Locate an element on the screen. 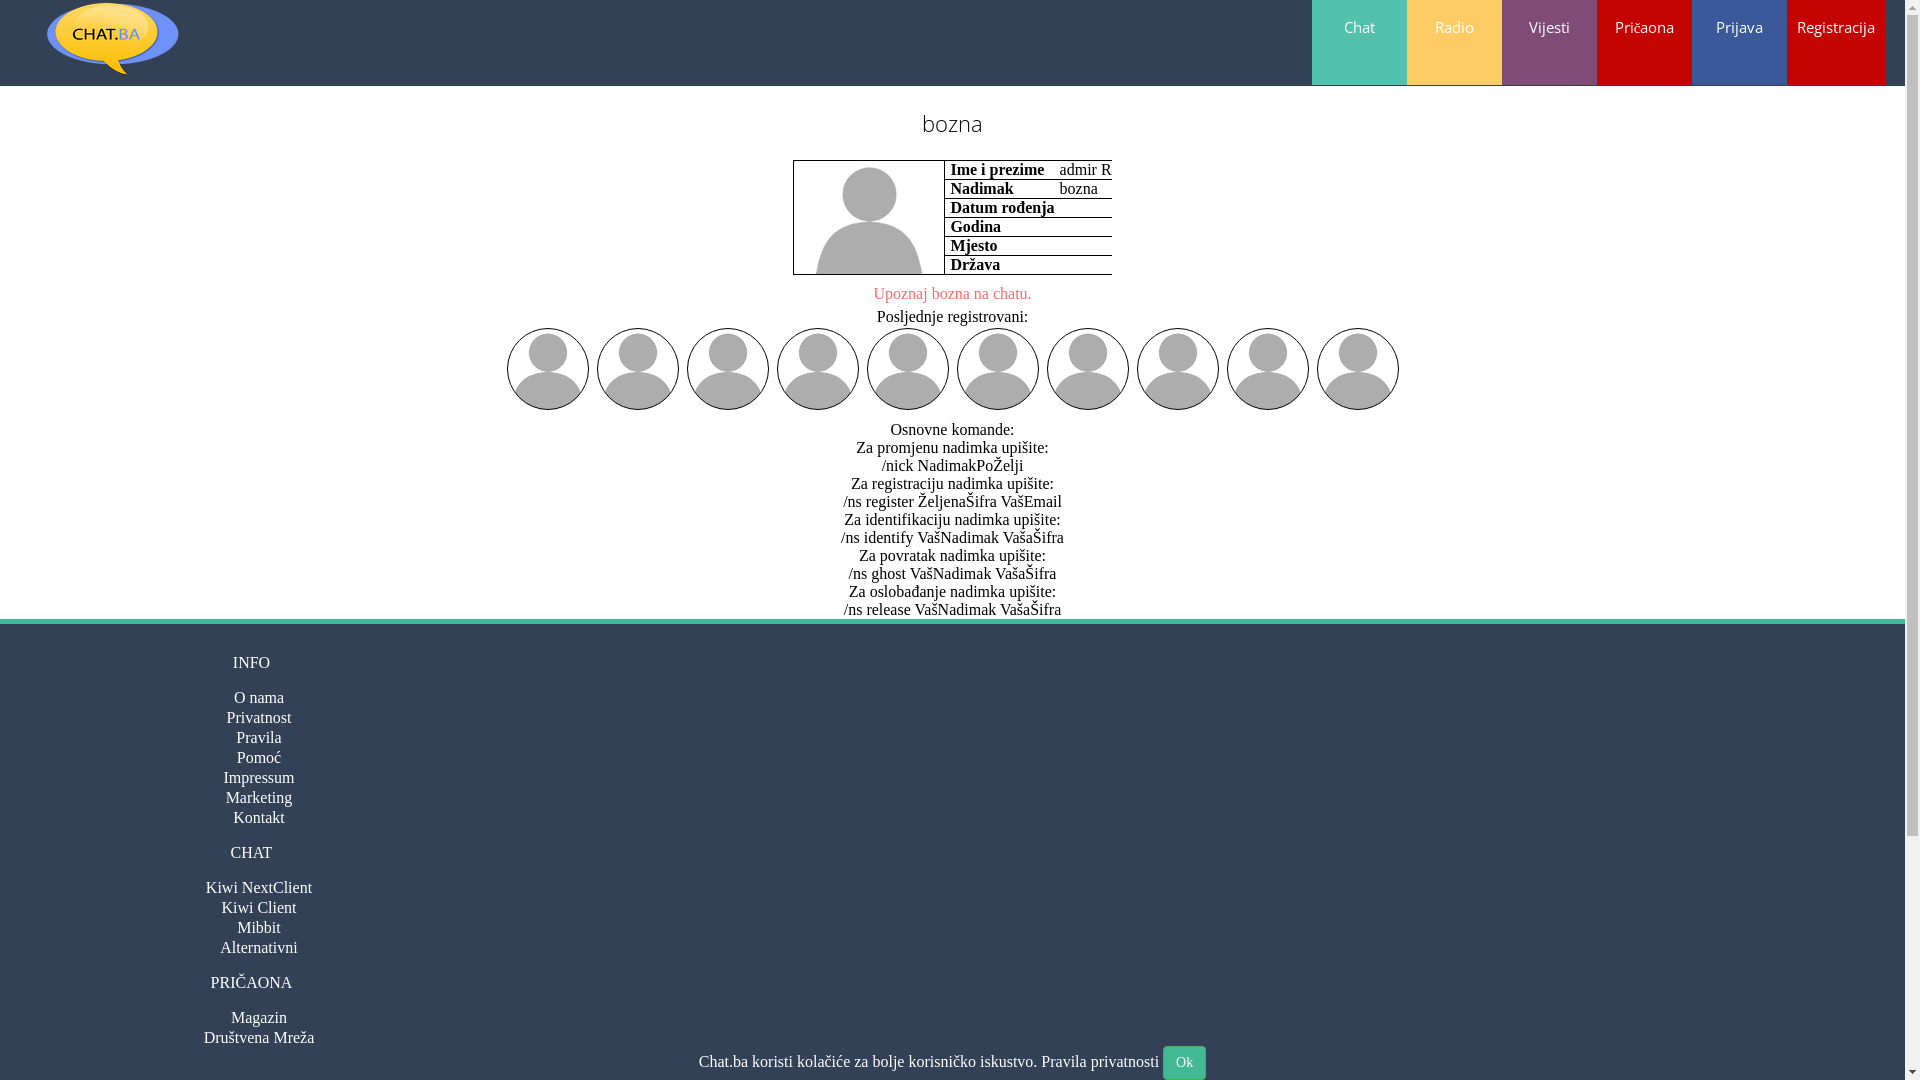 The image size is (1920, 1080). 'Marketing' is located at coordinates (258, 796).